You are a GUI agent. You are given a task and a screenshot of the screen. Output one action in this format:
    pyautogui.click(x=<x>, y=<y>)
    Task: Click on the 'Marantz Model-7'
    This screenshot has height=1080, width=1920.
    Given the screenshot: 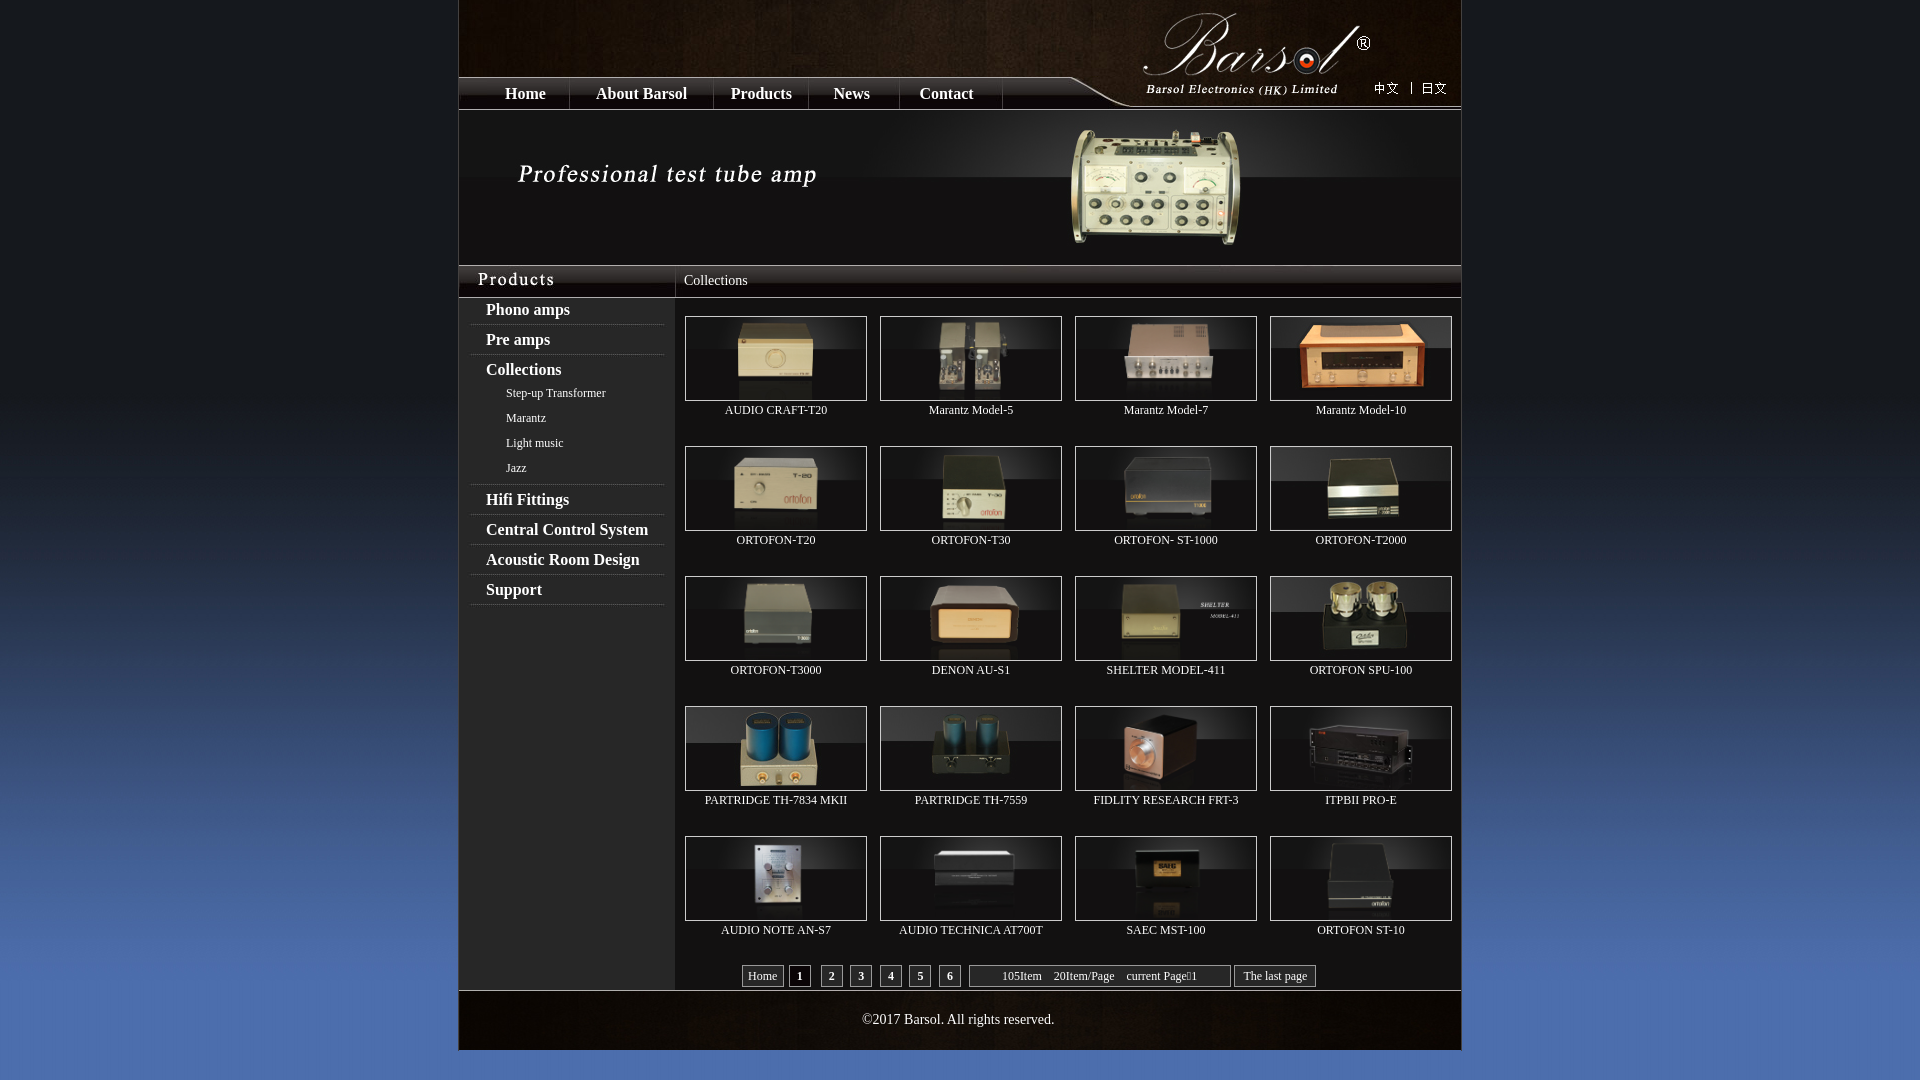 What is the action you would take?
    pyautogui.click(x=1166, y=408)
    